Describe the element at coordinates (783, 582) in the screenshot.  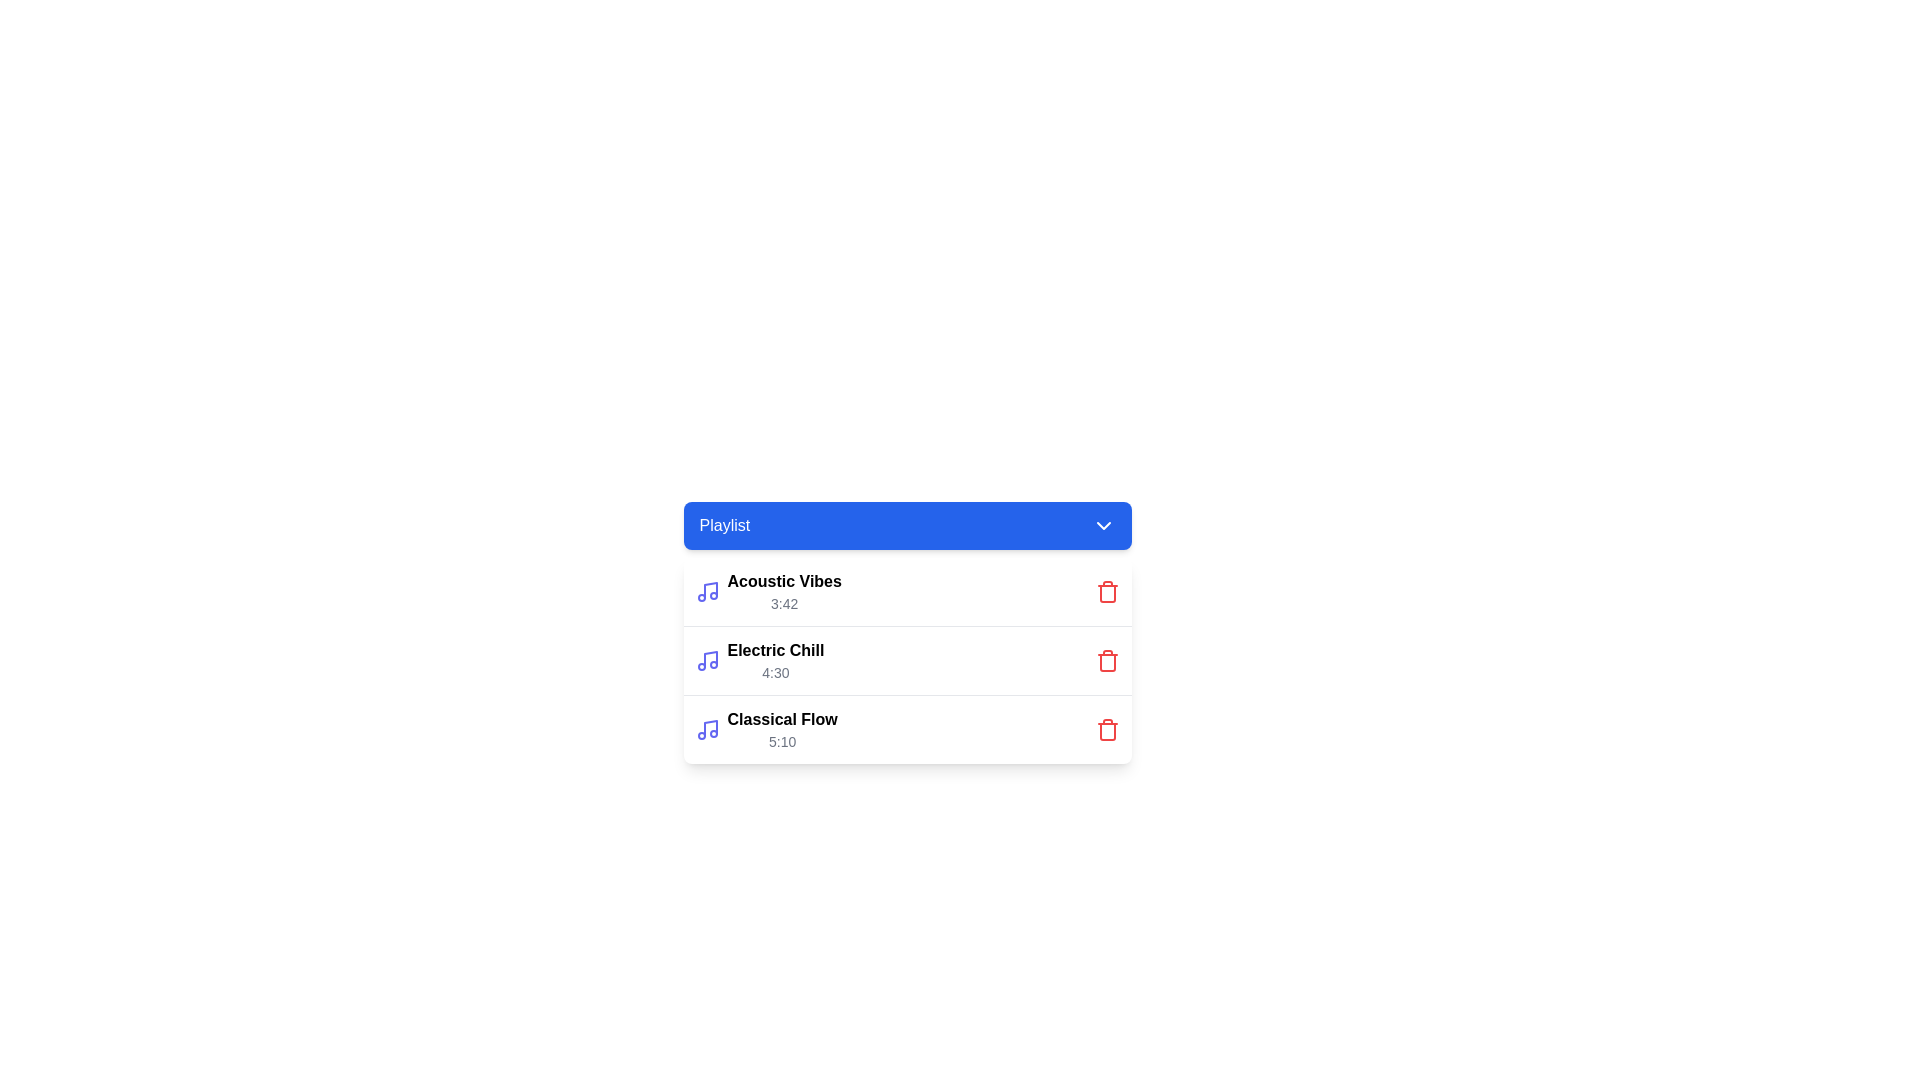
I see `the bold text label displaying 'Acoustic Vibes' for accessibility purposes` at that location.